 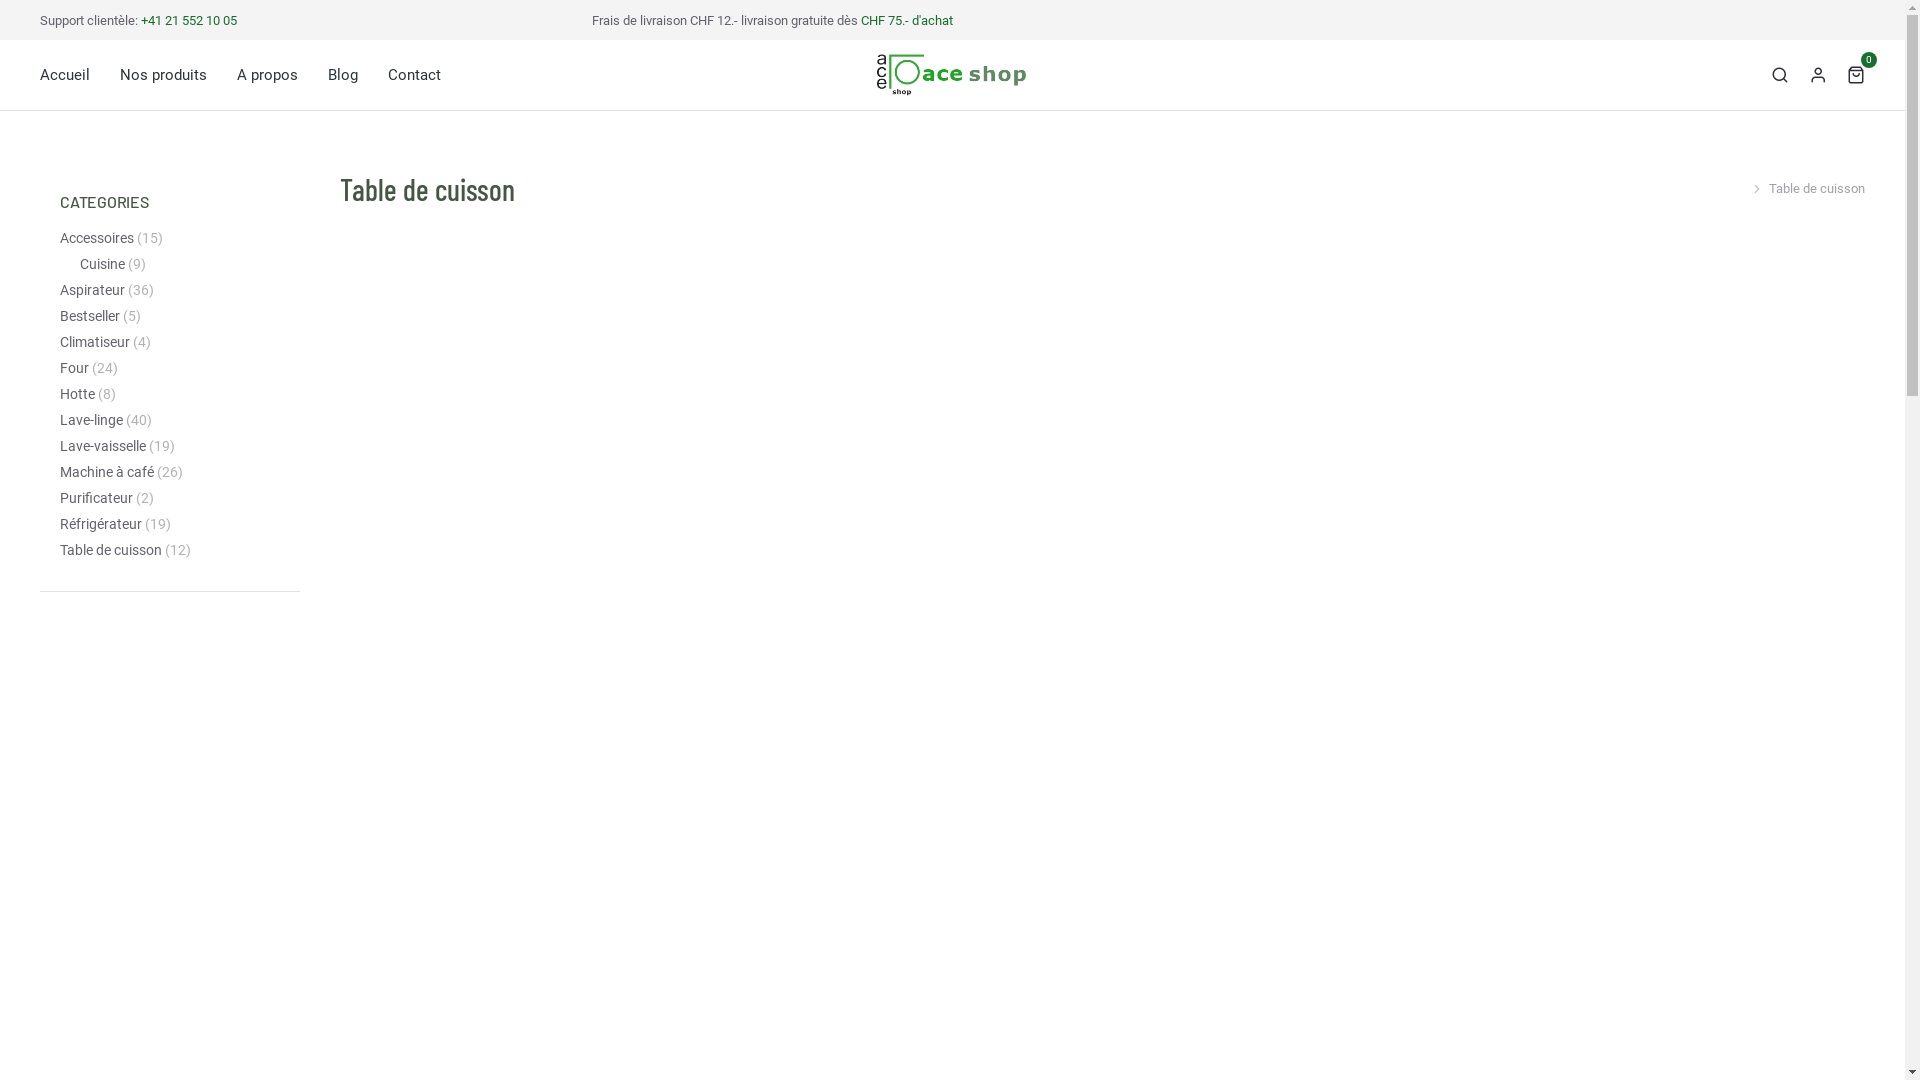 I want to click on 'Blog', so click(x=342, y=73).